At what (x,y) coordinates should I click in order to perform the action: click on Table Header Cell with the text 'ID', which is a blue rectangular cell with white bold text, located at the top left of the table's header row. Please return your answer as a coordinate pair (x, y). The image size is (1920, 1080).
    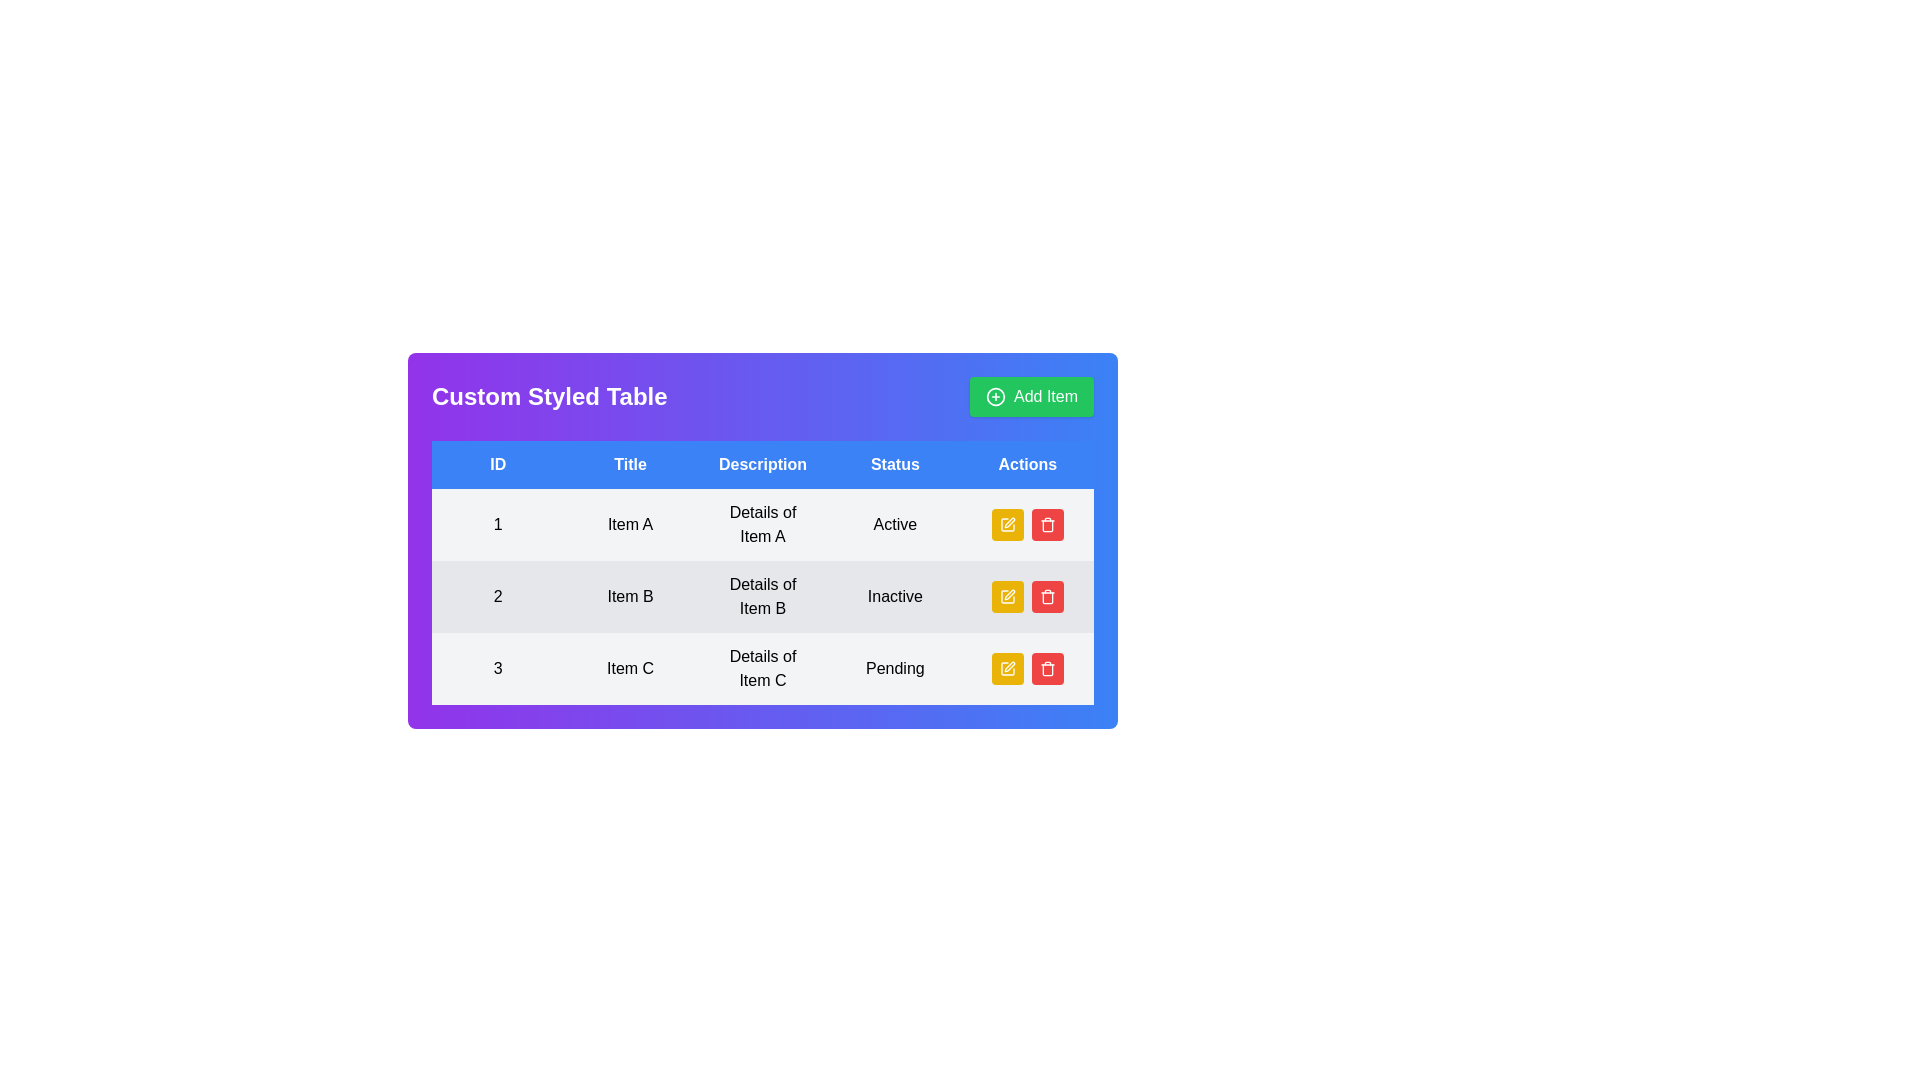
    Looking at the image, I should click on (498, 465).